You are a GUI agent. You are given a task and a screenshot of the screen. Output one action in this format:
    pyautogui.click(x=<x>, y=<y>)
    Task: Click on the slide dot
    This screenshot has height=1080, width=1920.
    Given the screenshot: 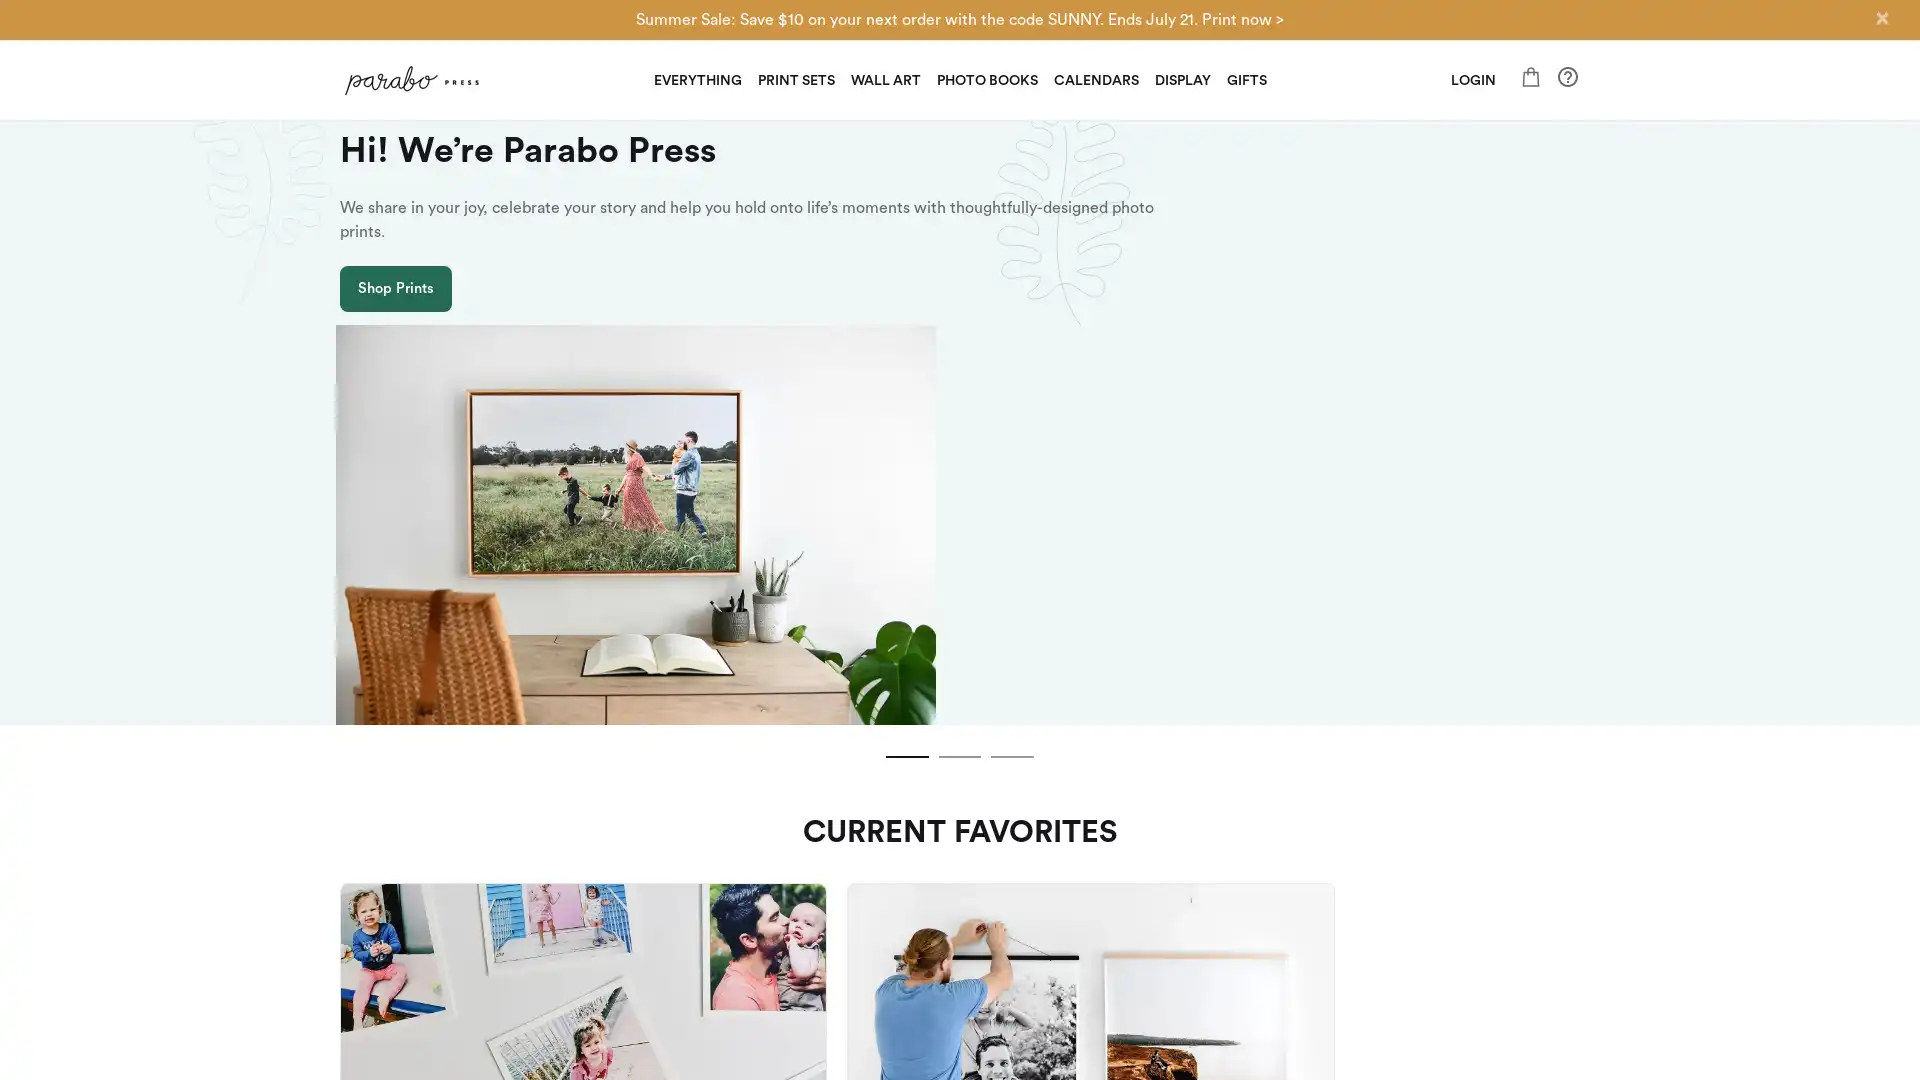 What is the action you would take?
    pyautogui.click(x=1019, y=552)
    